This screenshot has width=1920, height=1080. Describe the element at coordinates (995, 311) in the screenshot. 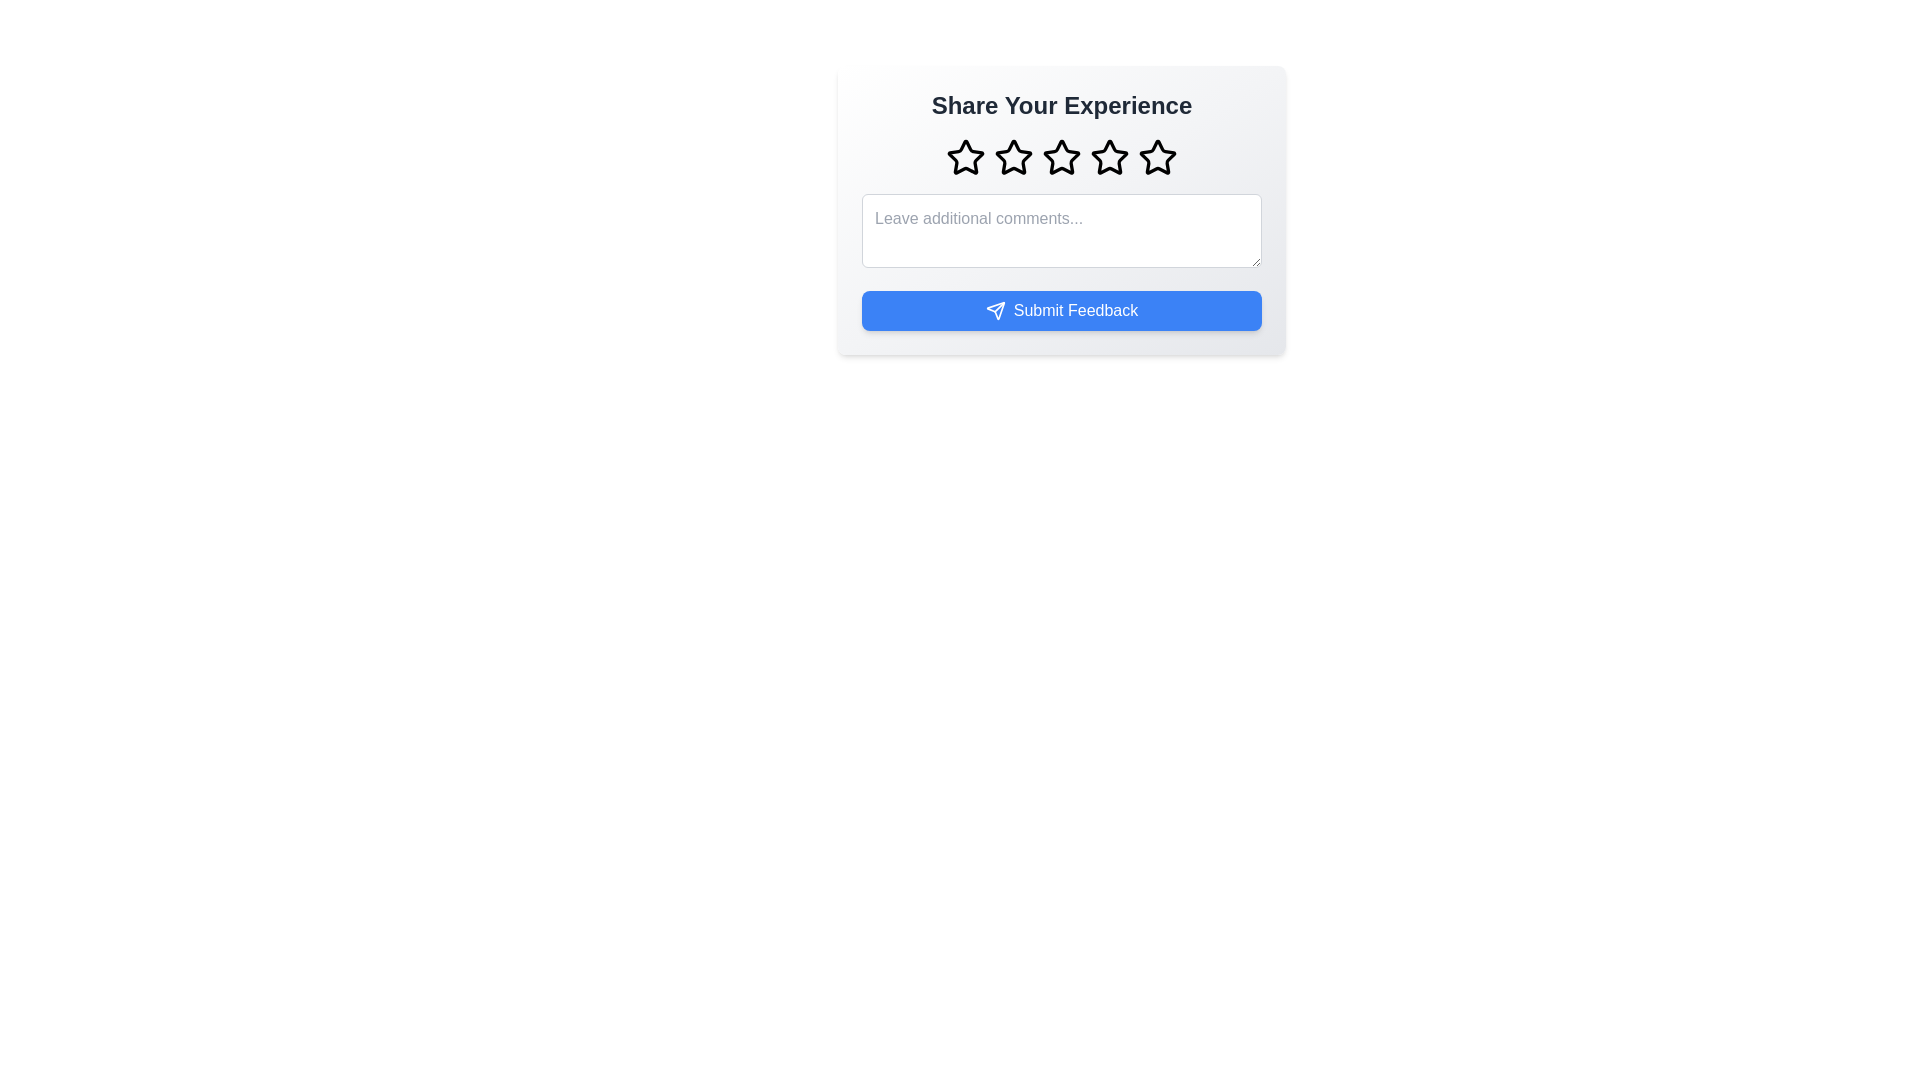

I see `the feedback submission icon located to the left of the 'Submit Feedback' text label in the button group` at that location.